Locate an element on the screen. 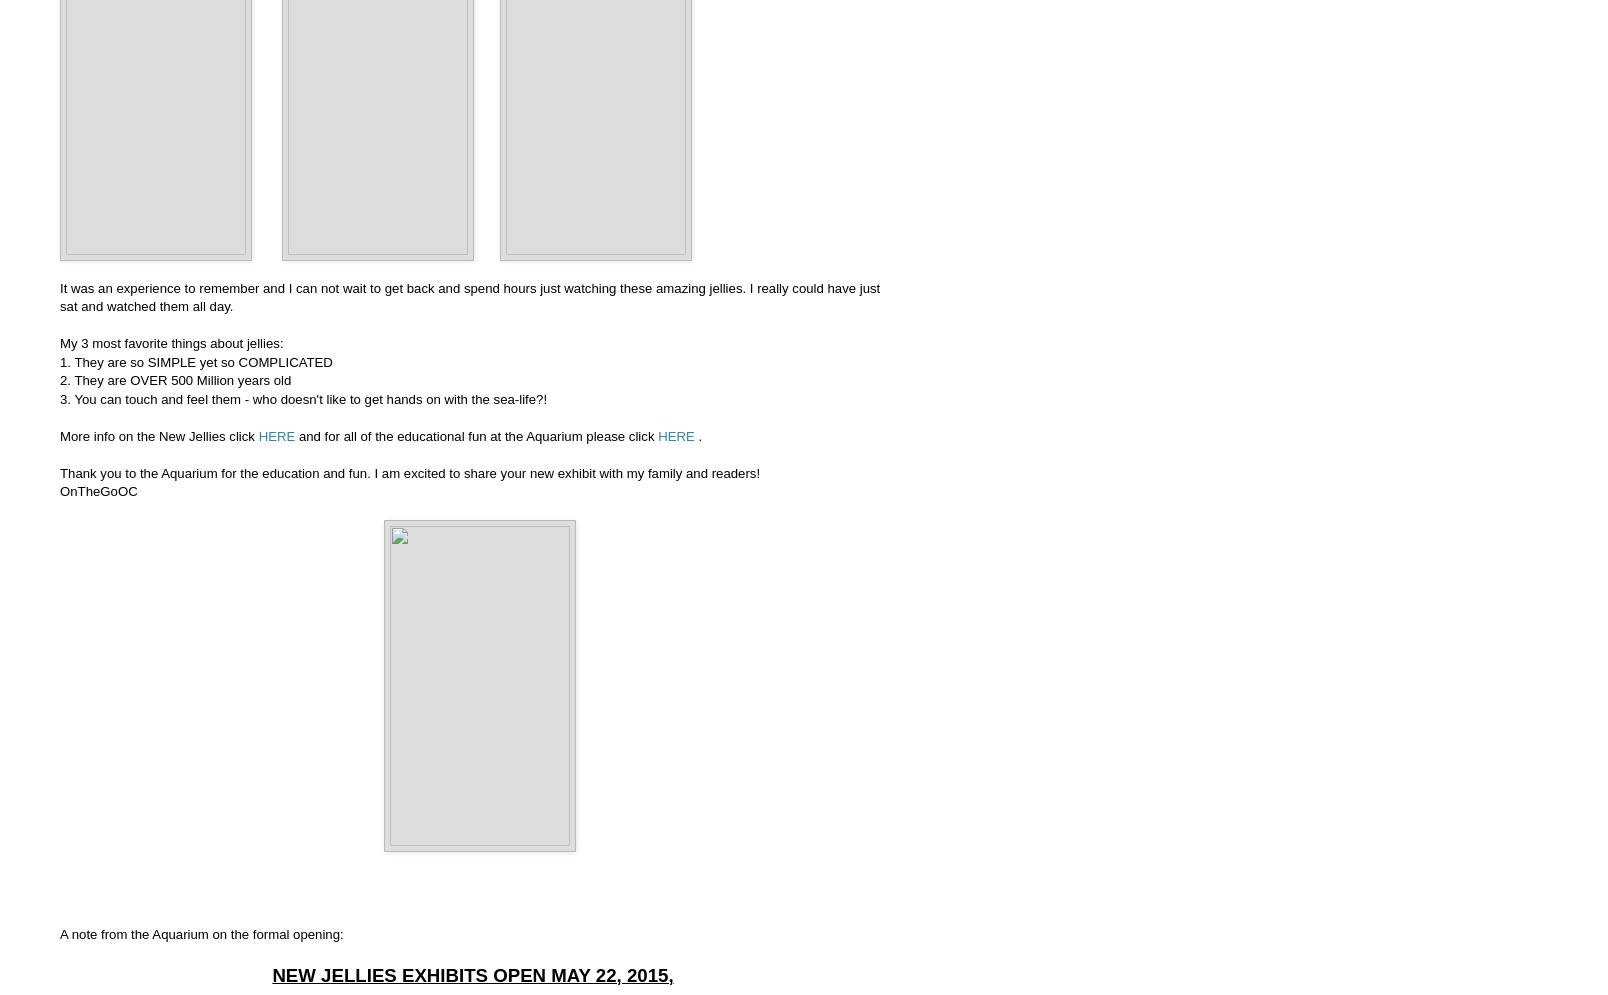 The width and height of the screenshot is (1608, 995). '1. They are so SIMPLE yet so COMPLICATED' is located at coordinates (58, 360).